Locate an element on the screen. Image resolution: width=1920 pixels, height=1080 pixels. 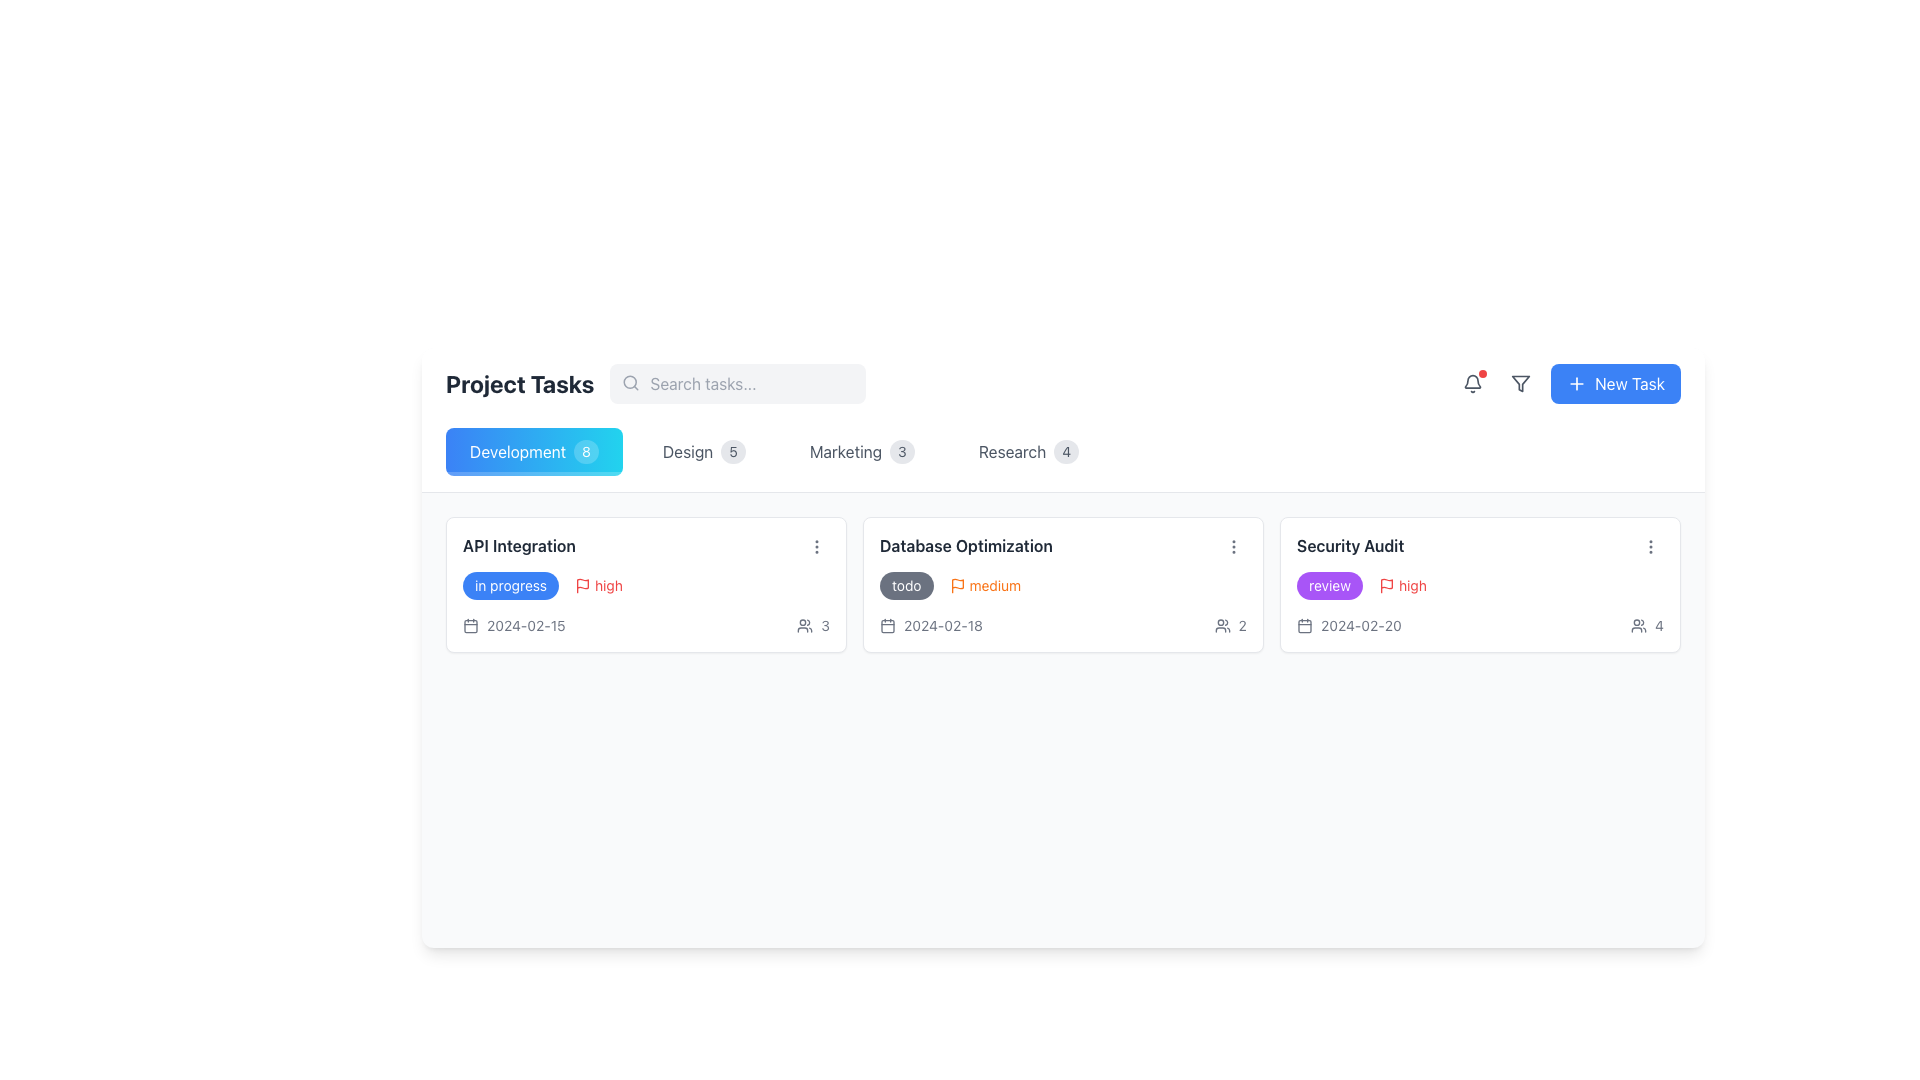
the calendar icon, which is a simple and modern icon to the left of the date '2024-02-18' in the second card of the displayed tasks is located at coordinates (887, 624).